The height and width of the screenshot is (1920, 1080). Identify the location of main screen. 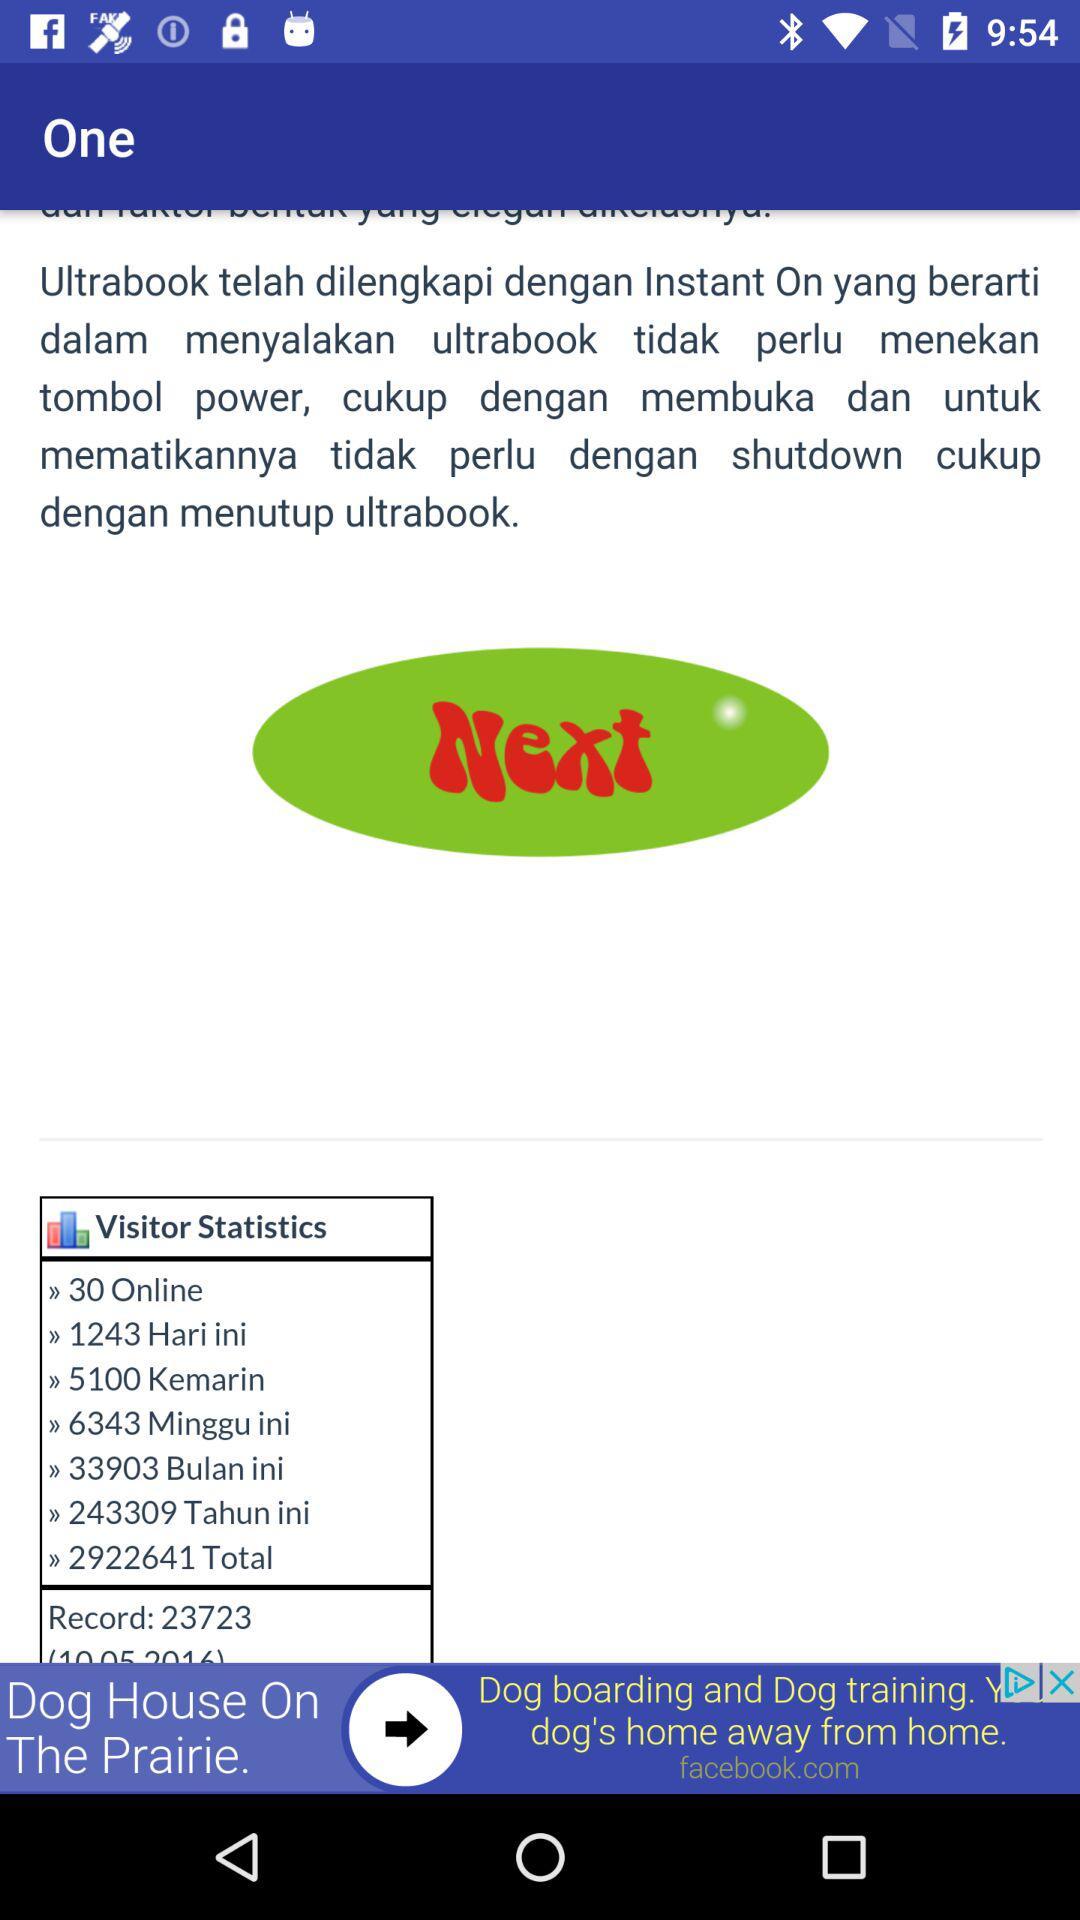
(540, 1002).